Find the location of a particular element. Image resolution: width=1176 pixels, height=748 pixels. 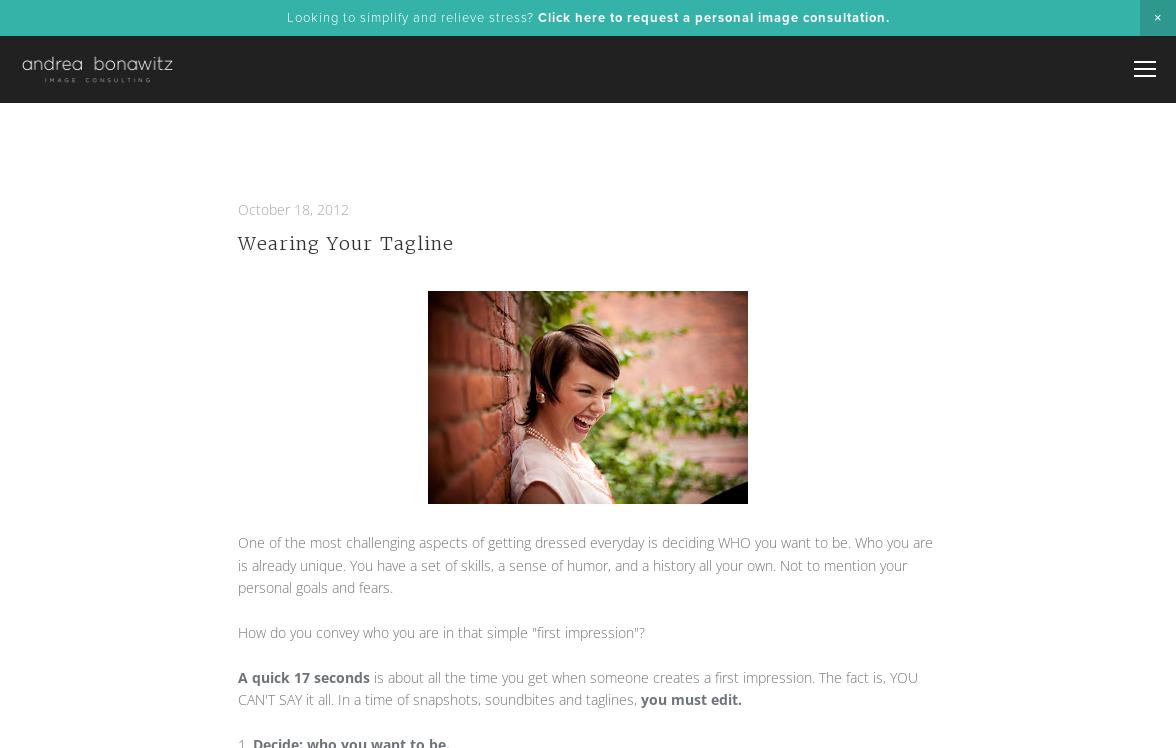

'Looking to simplify and relieve stress?' is located at coordinates (411, 17).